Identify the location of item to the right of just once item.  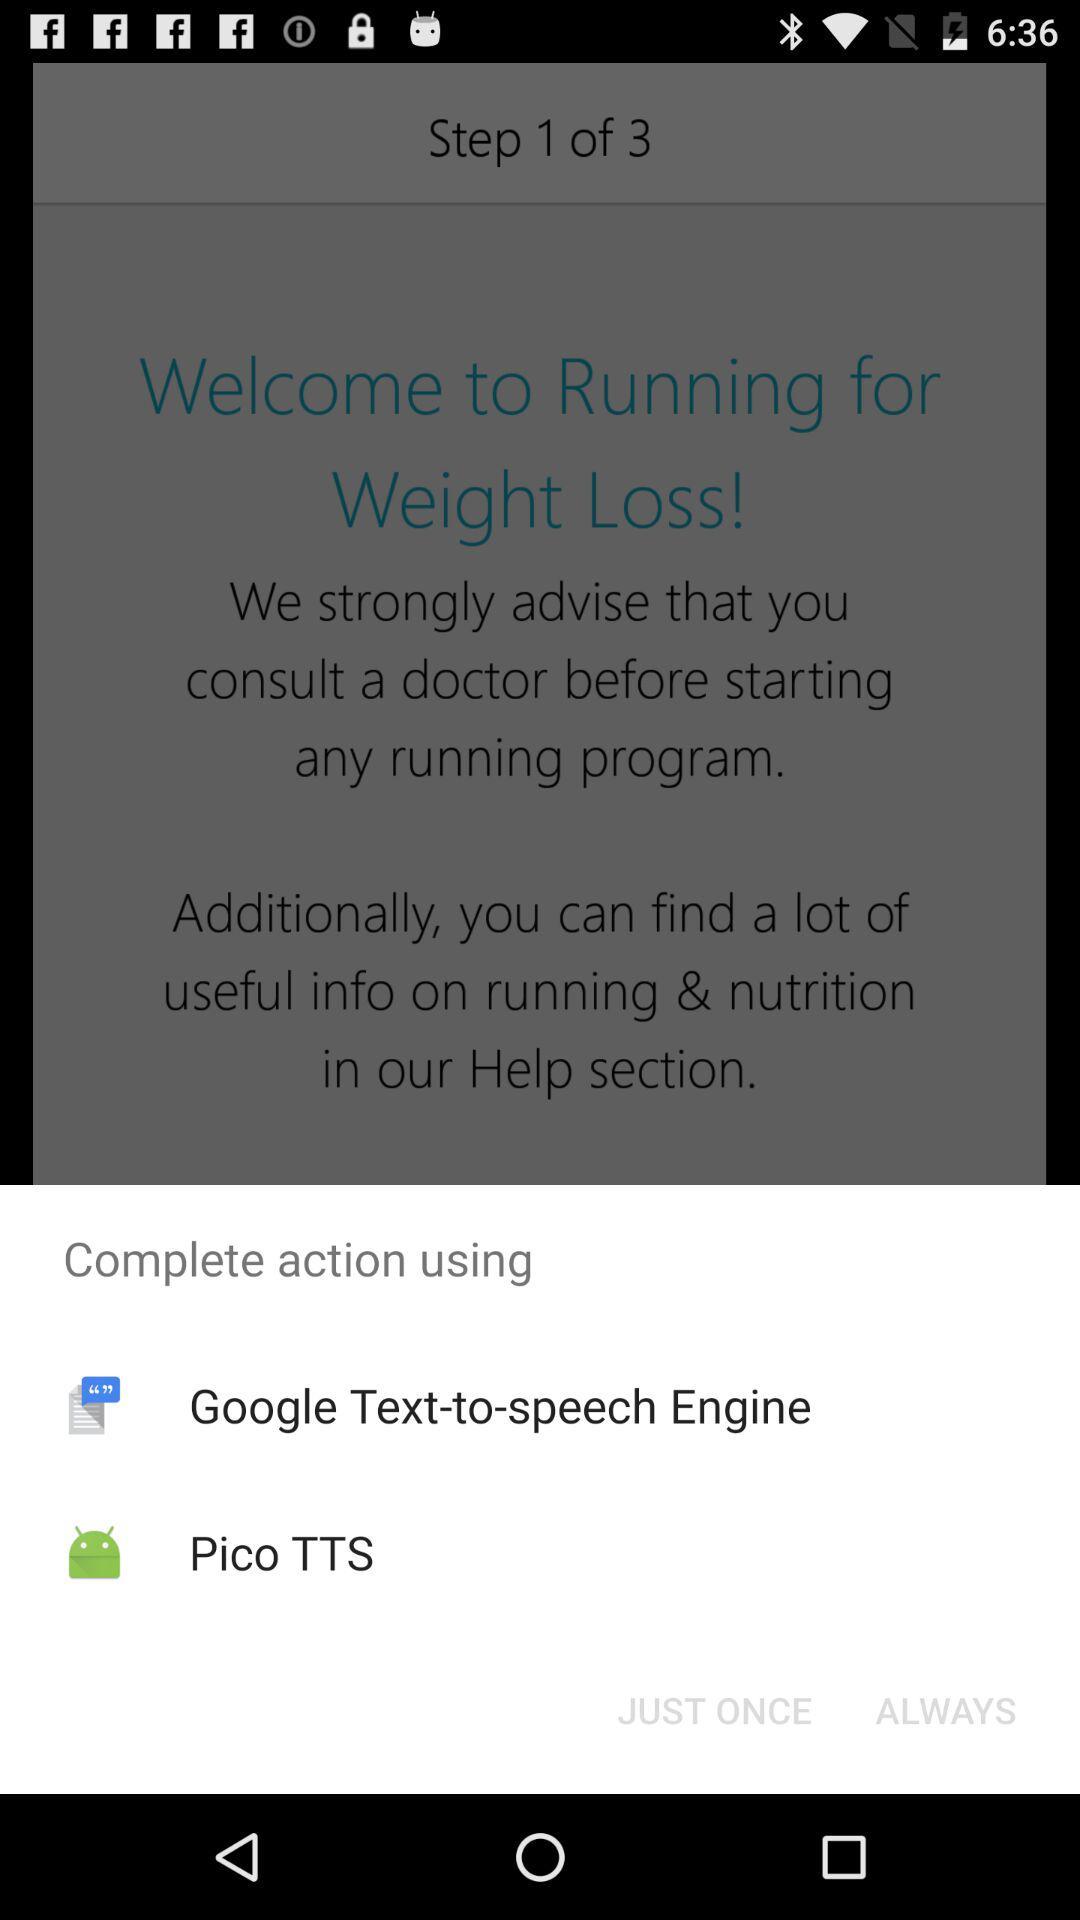
(945, 1708).